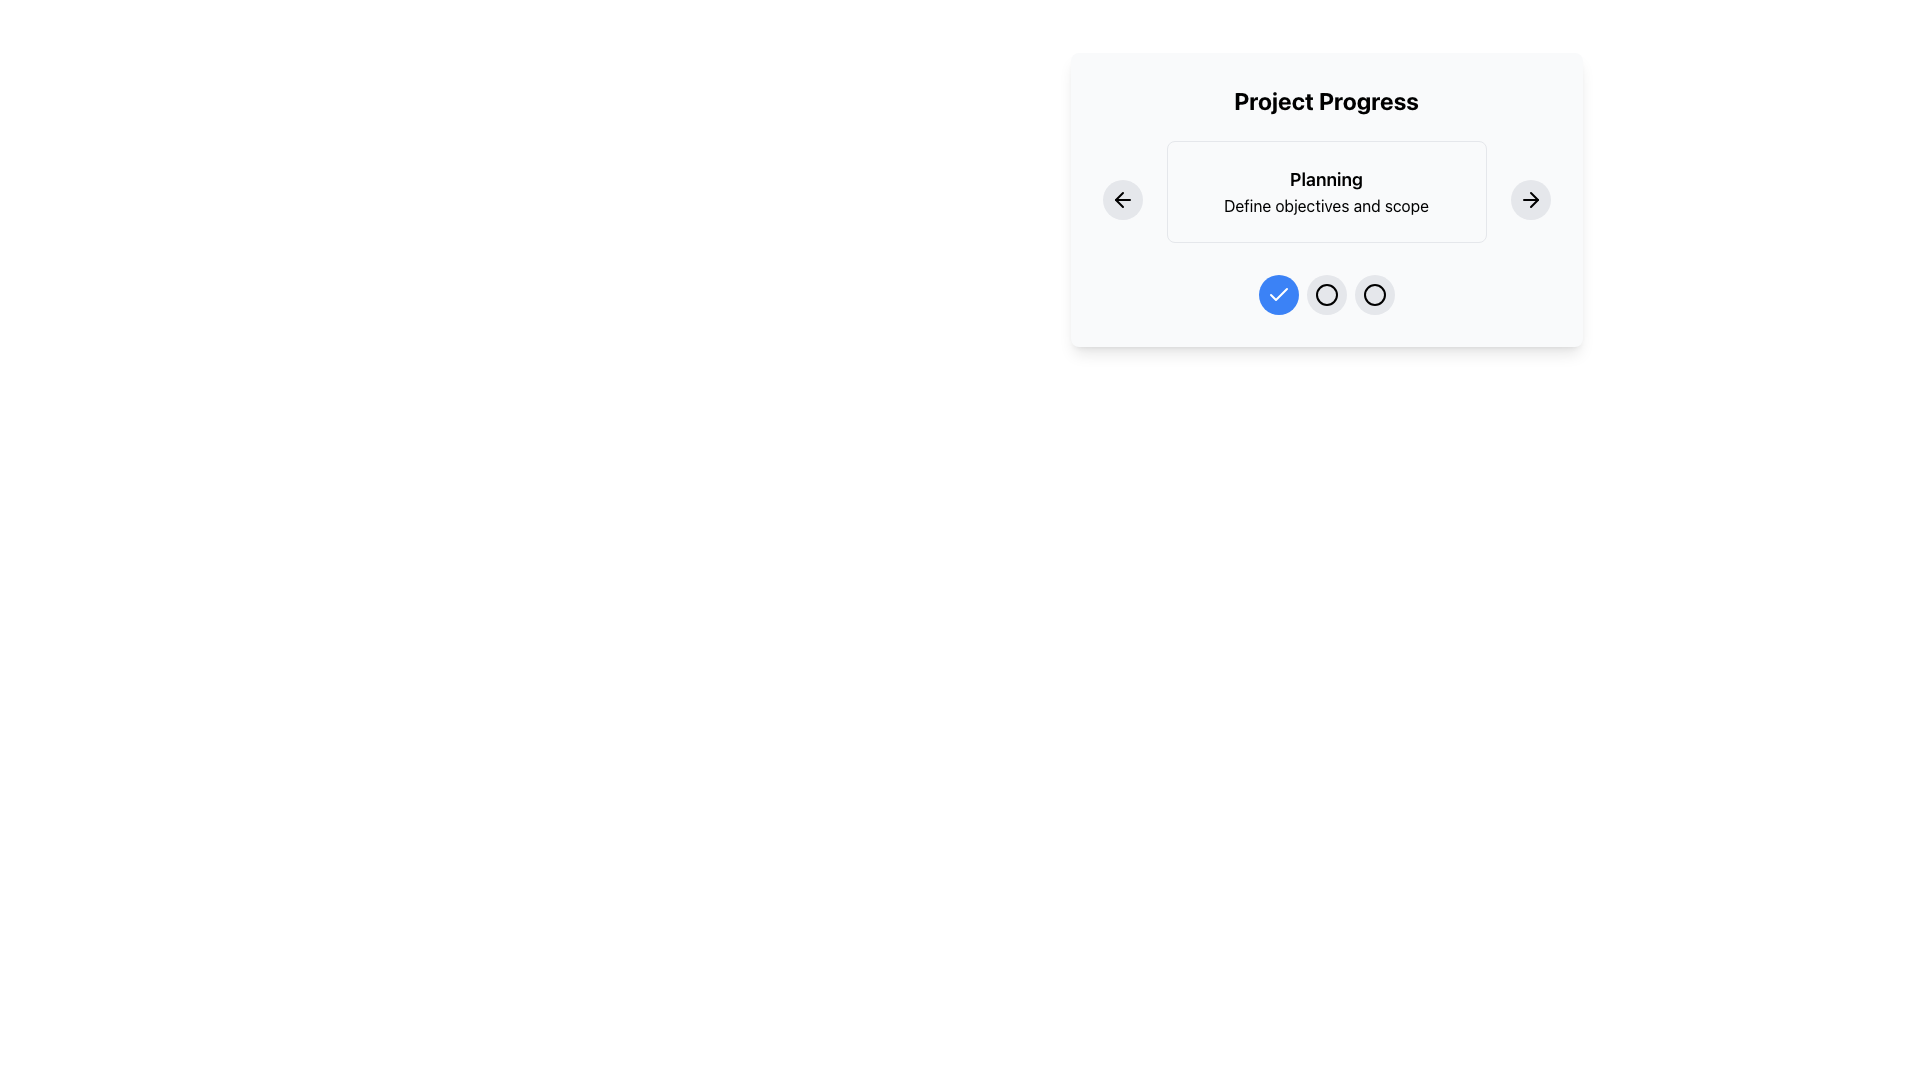  I want to click on the leftmost circular button in the button group below the 'Project Progress' card to indicate selection, so click(1277, 294).